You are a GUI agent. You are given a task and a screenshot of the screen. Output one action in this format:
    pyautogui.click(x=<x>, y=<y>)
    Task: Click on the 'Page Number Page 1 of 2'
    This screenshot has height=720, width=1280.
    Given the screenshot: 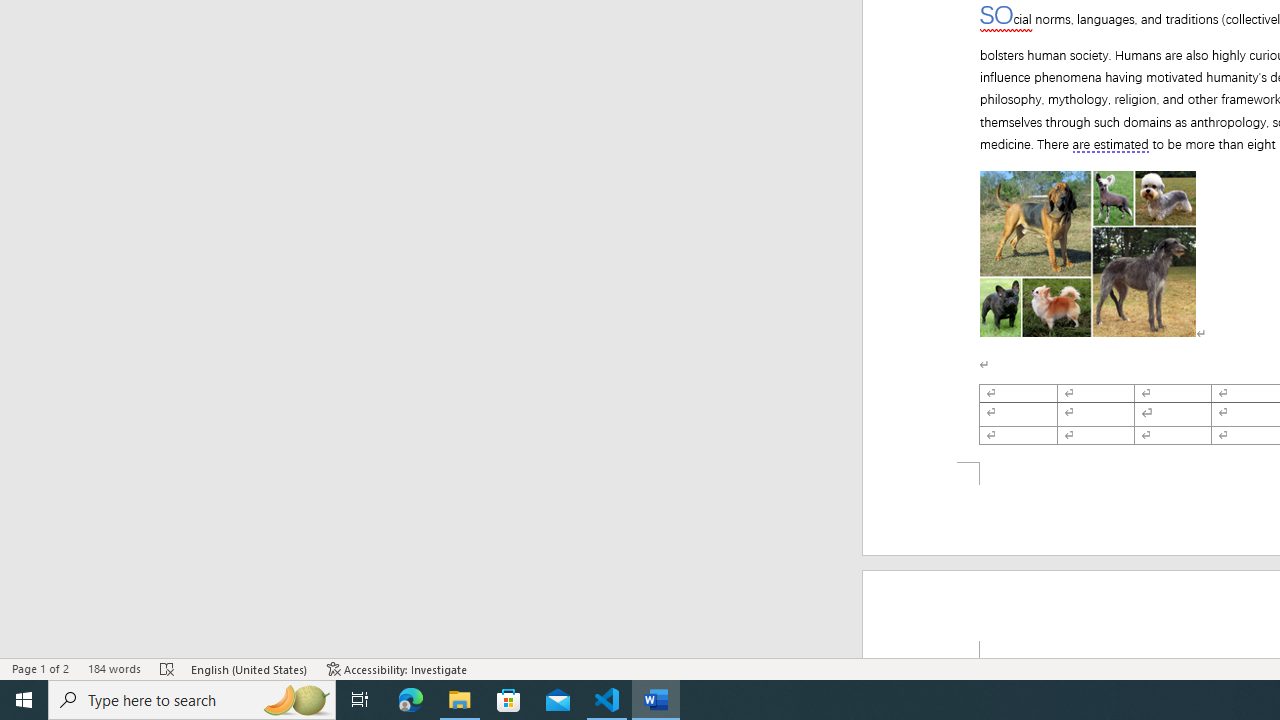 What is the action you would take?
    pyautogui.click(x=40, y=669)
    